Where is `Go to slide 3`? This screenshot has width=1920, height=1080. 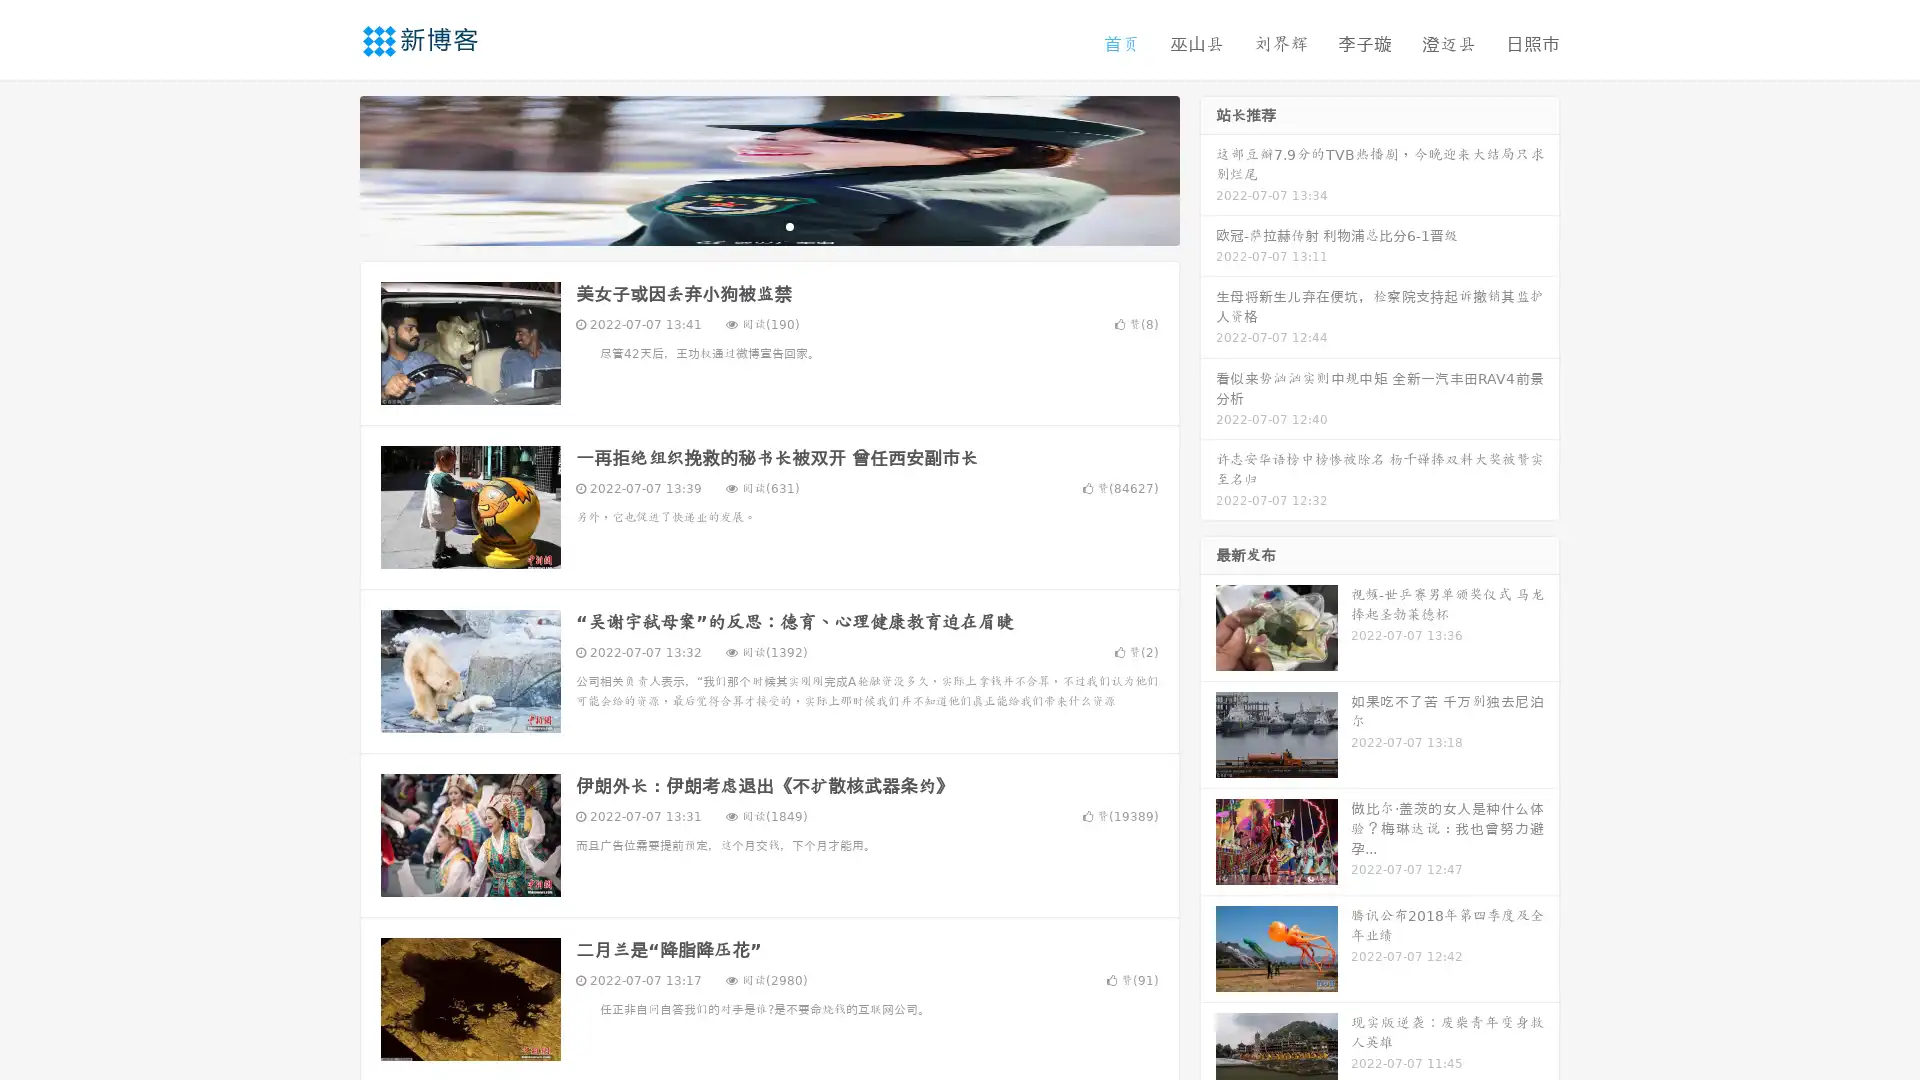 Go to slide 3 is located at coordinates (789, 225).